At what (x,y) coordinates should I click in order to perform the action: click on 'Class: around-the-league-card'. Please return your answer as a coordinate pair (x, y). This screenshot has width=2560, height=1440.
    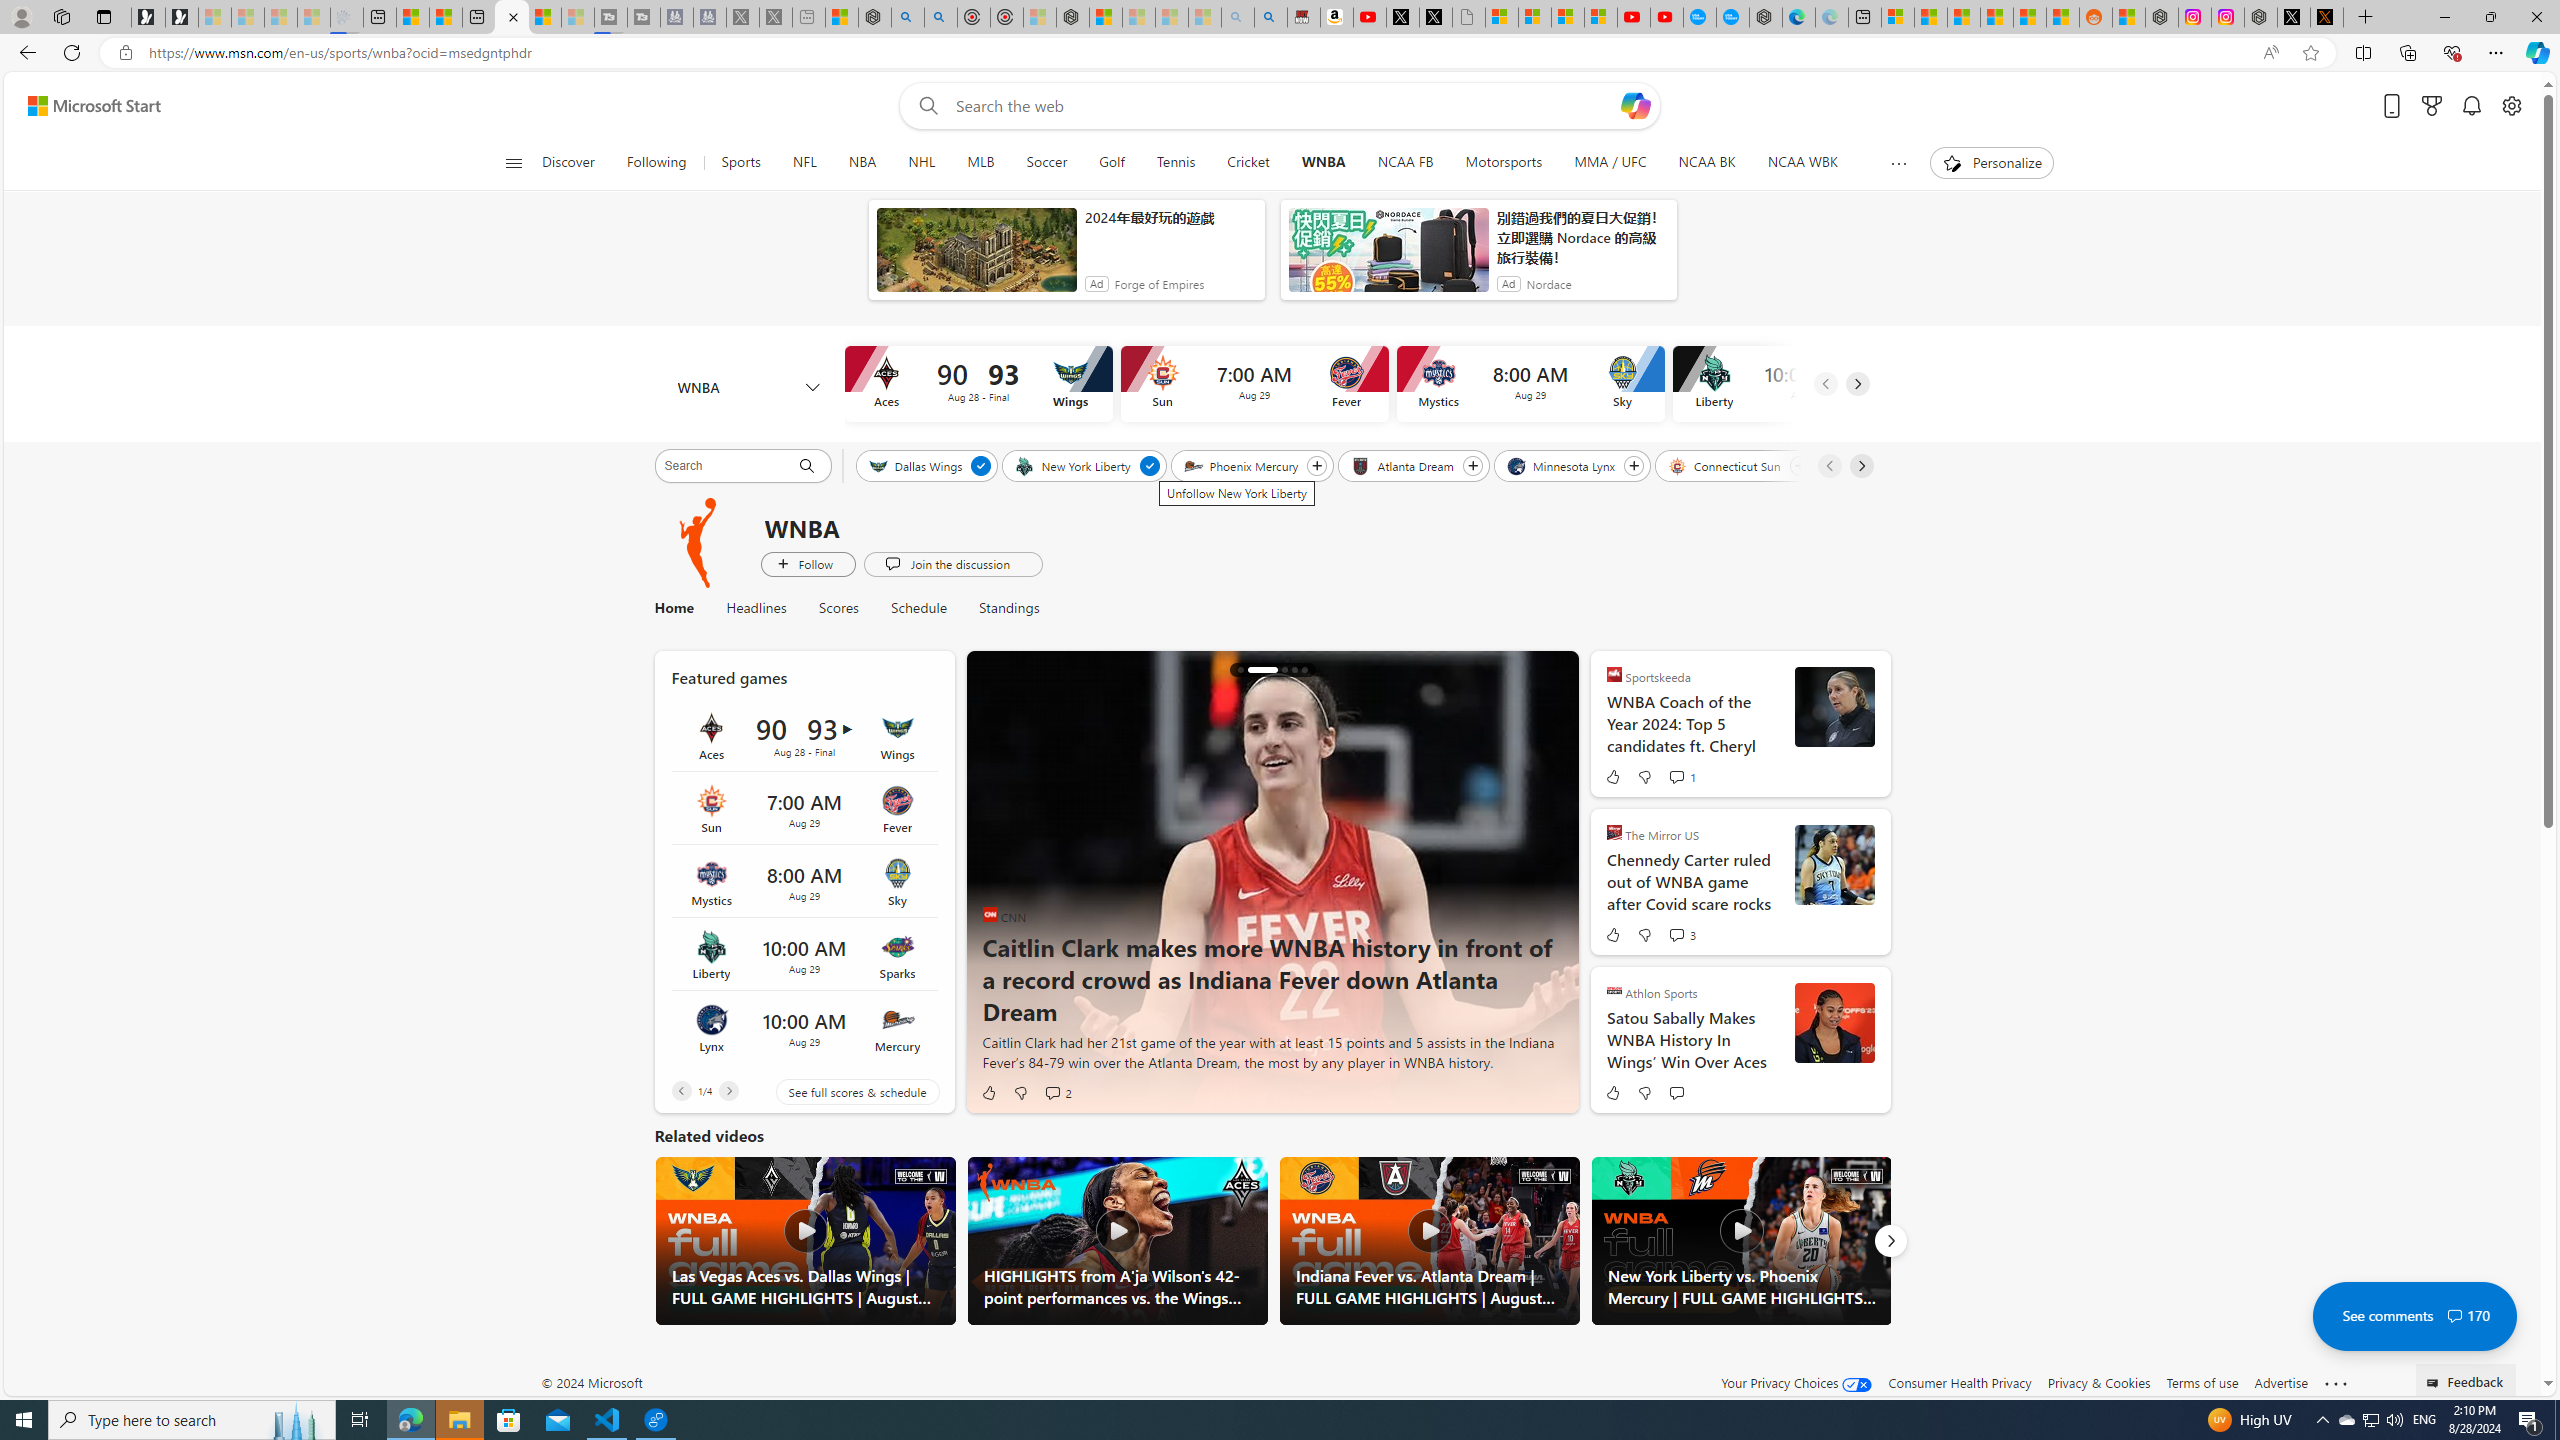
    Looking at the image, I should click on (803, 1027).